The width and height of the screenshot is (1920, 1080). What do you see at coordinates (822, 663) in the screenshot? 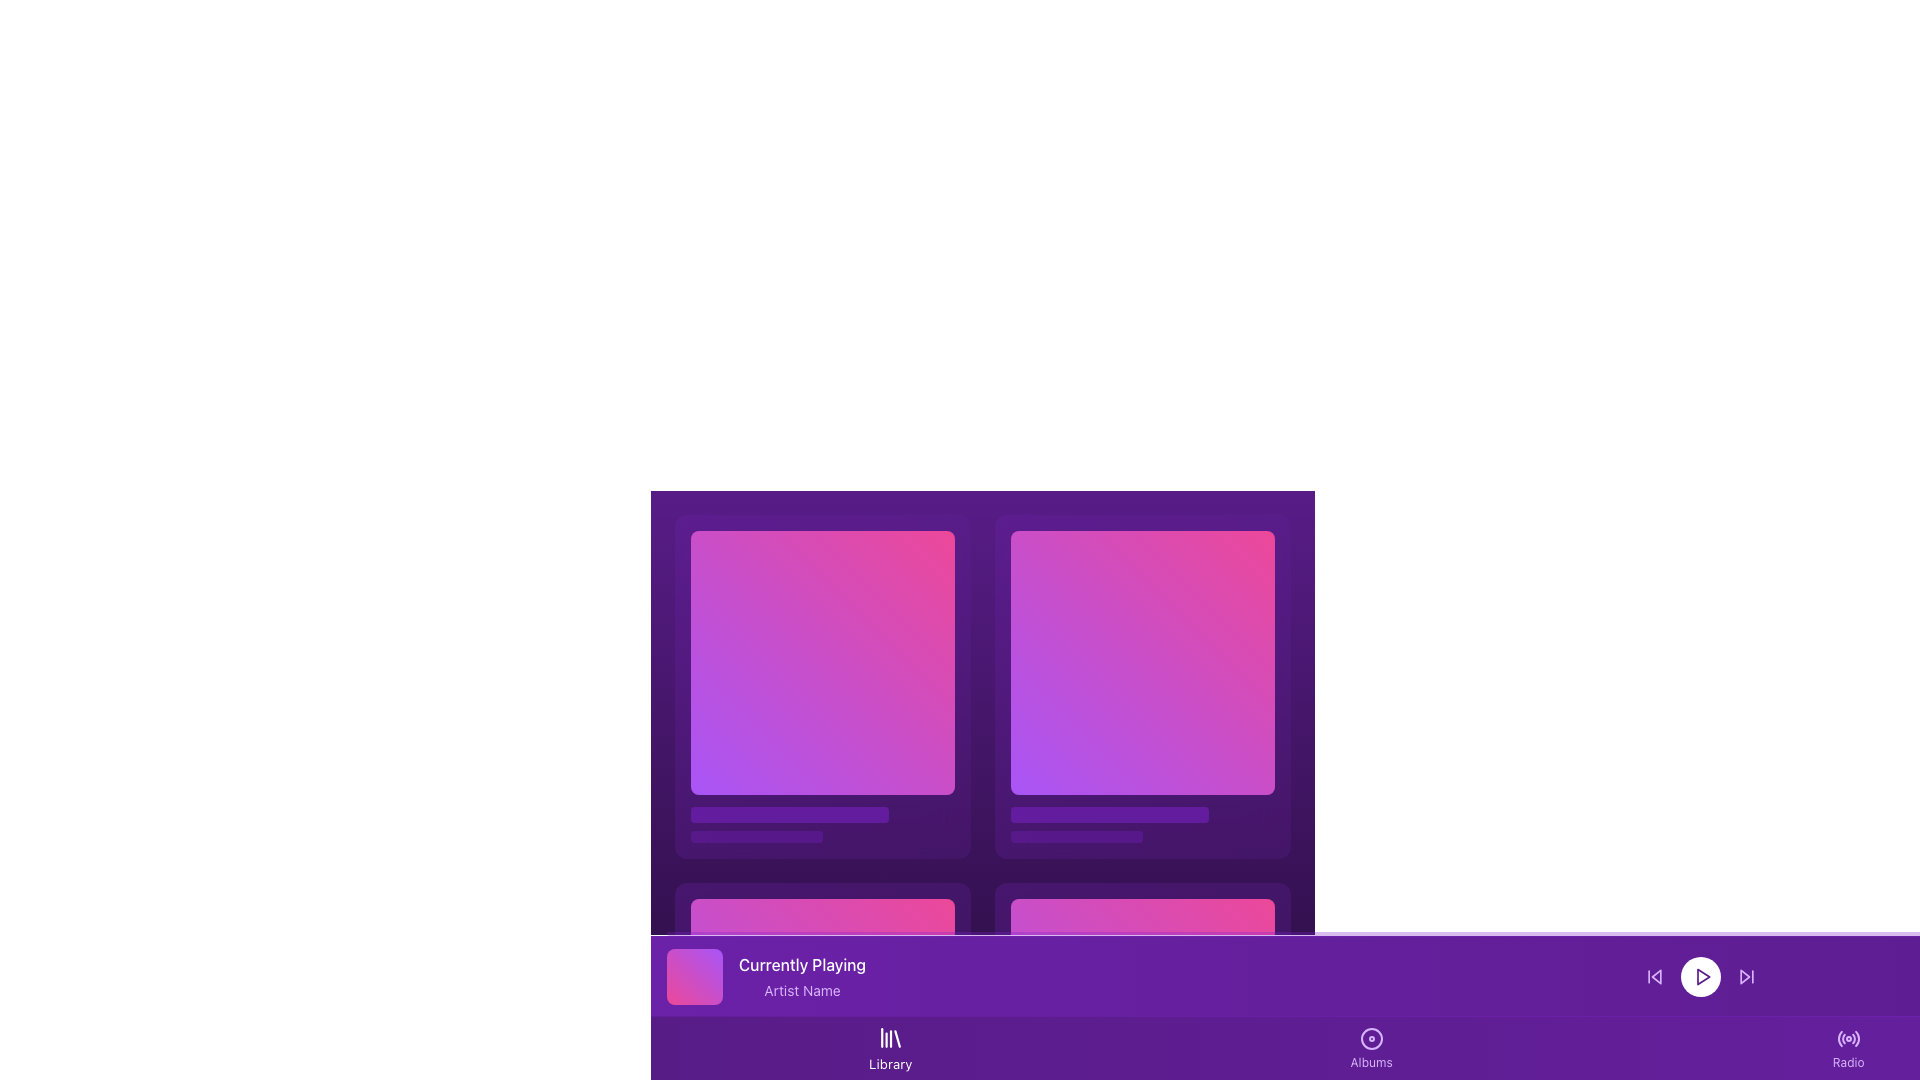
I see `the decorative square element with a gradient background transitioning from purple to pink, located in the top-left portion of a grid layout` at bounding box center [822, 663].